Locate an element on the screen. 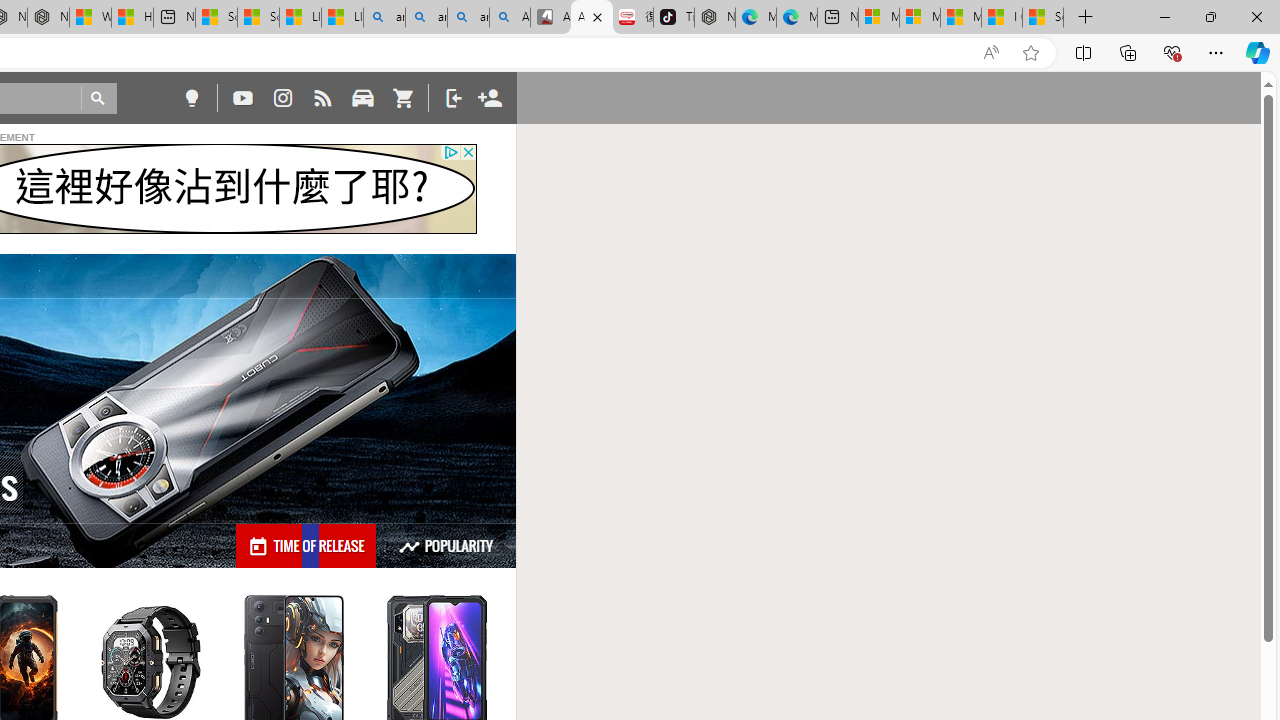 The image size is (1280, 720). 'AutomationID: close_button_svg' is located at coordinates (467, 151).